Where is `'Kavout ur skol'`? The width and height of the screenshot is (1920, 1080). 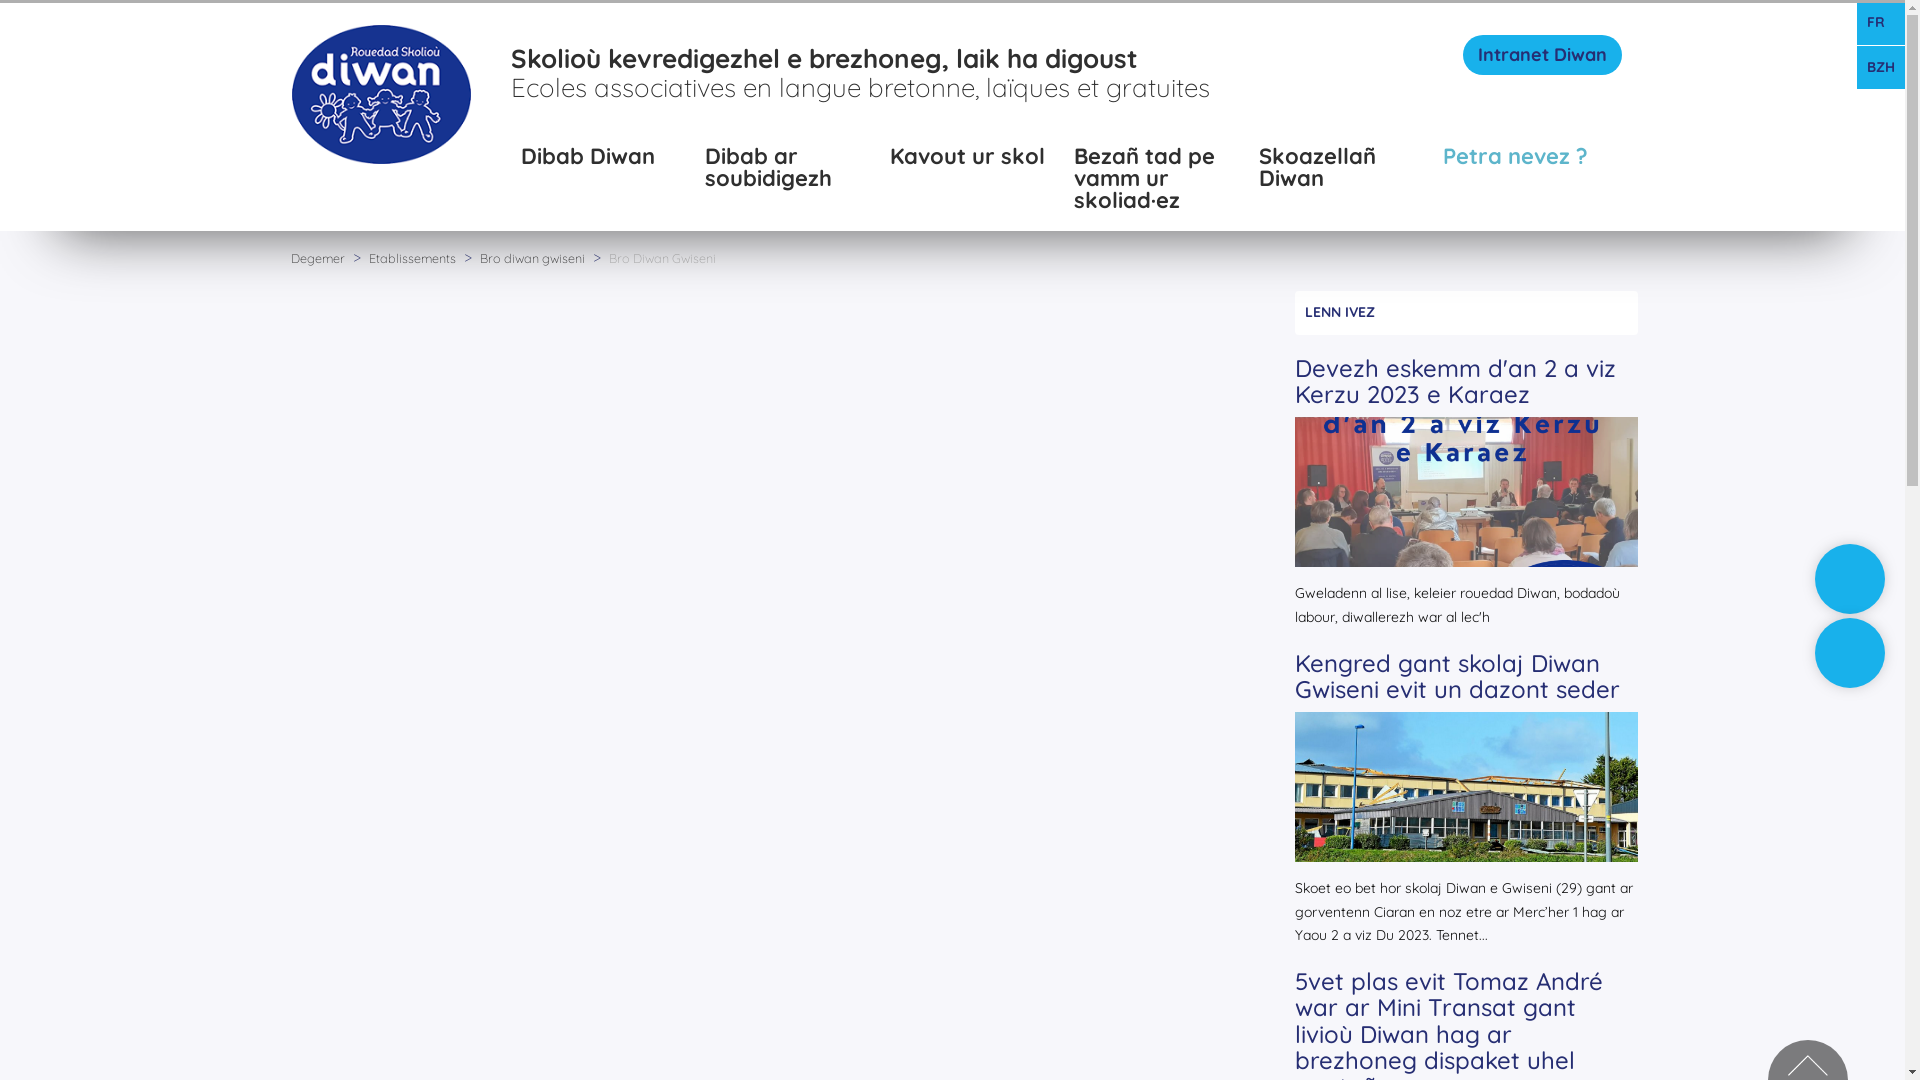 'Kavout ur skol' is located at coordinates (972, 168).